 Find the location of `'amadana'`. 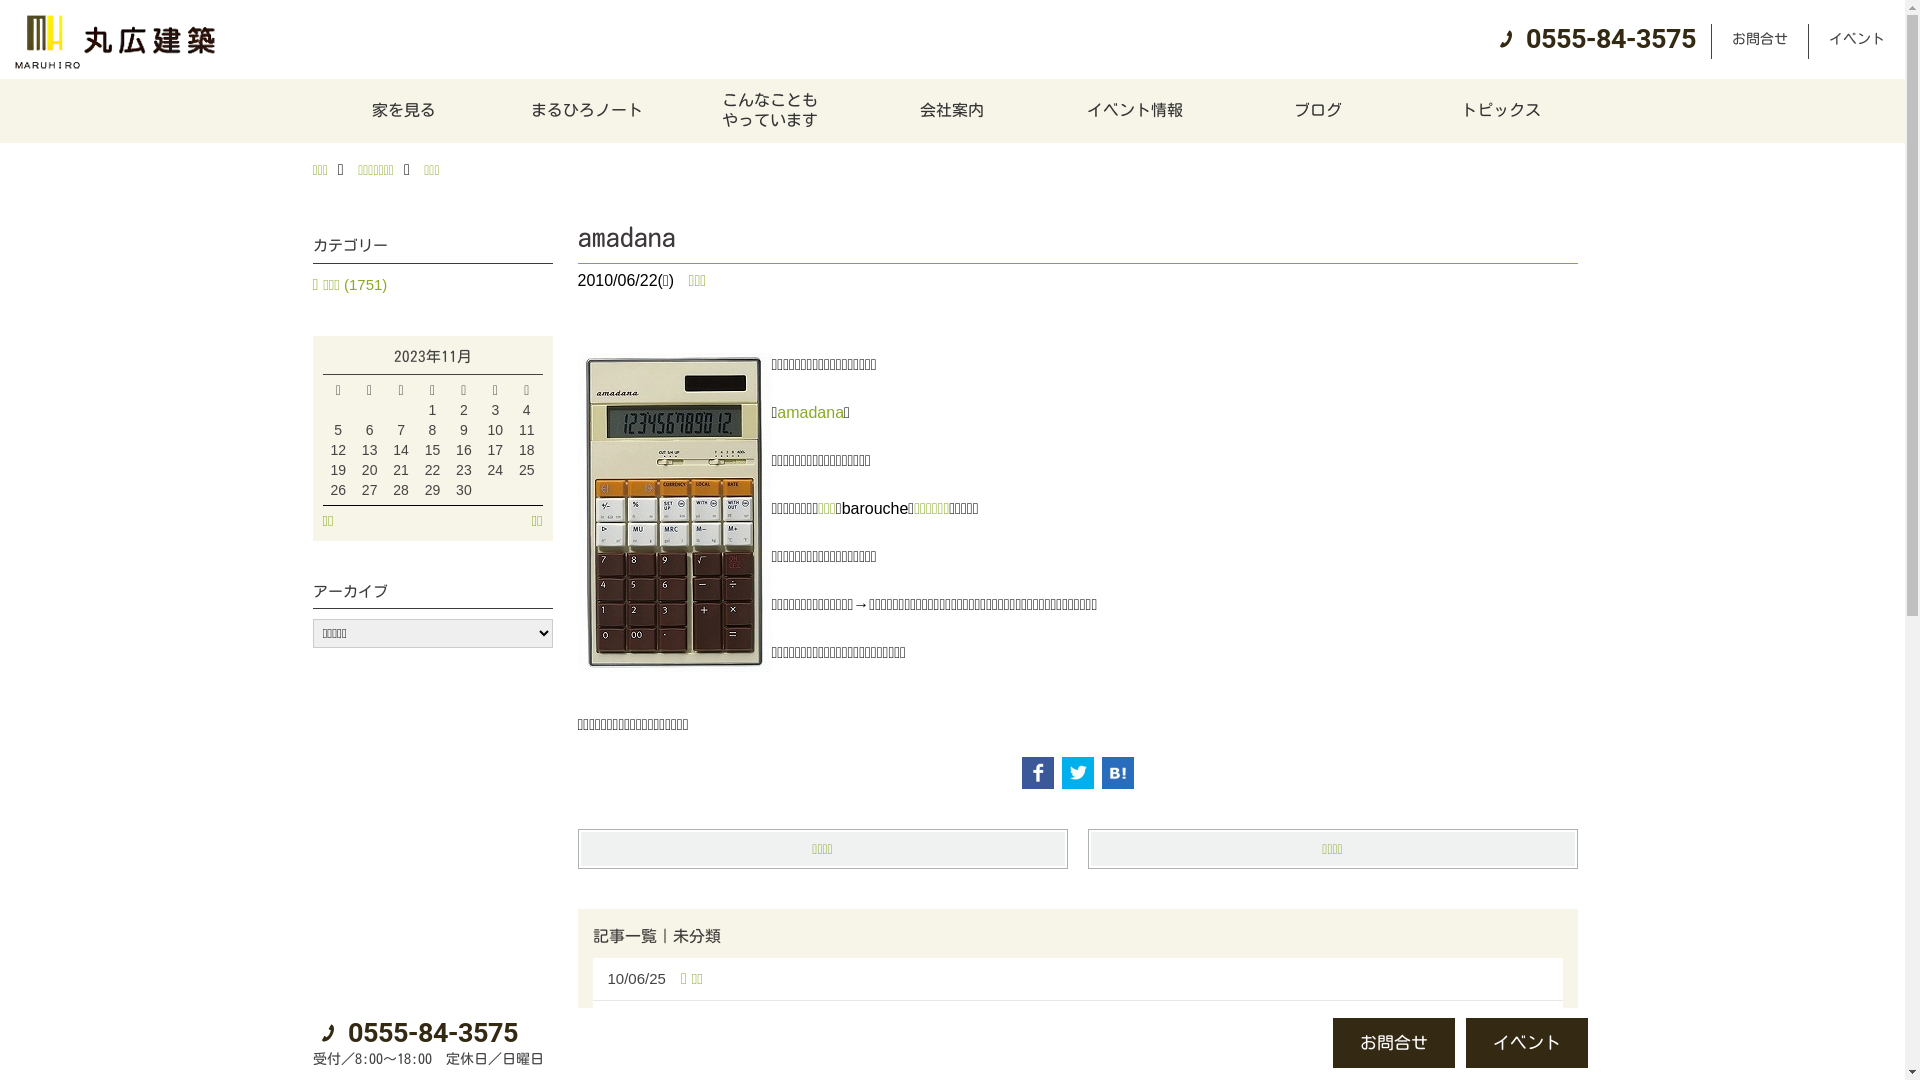

'amadana' is located at coordinates (810, 411).